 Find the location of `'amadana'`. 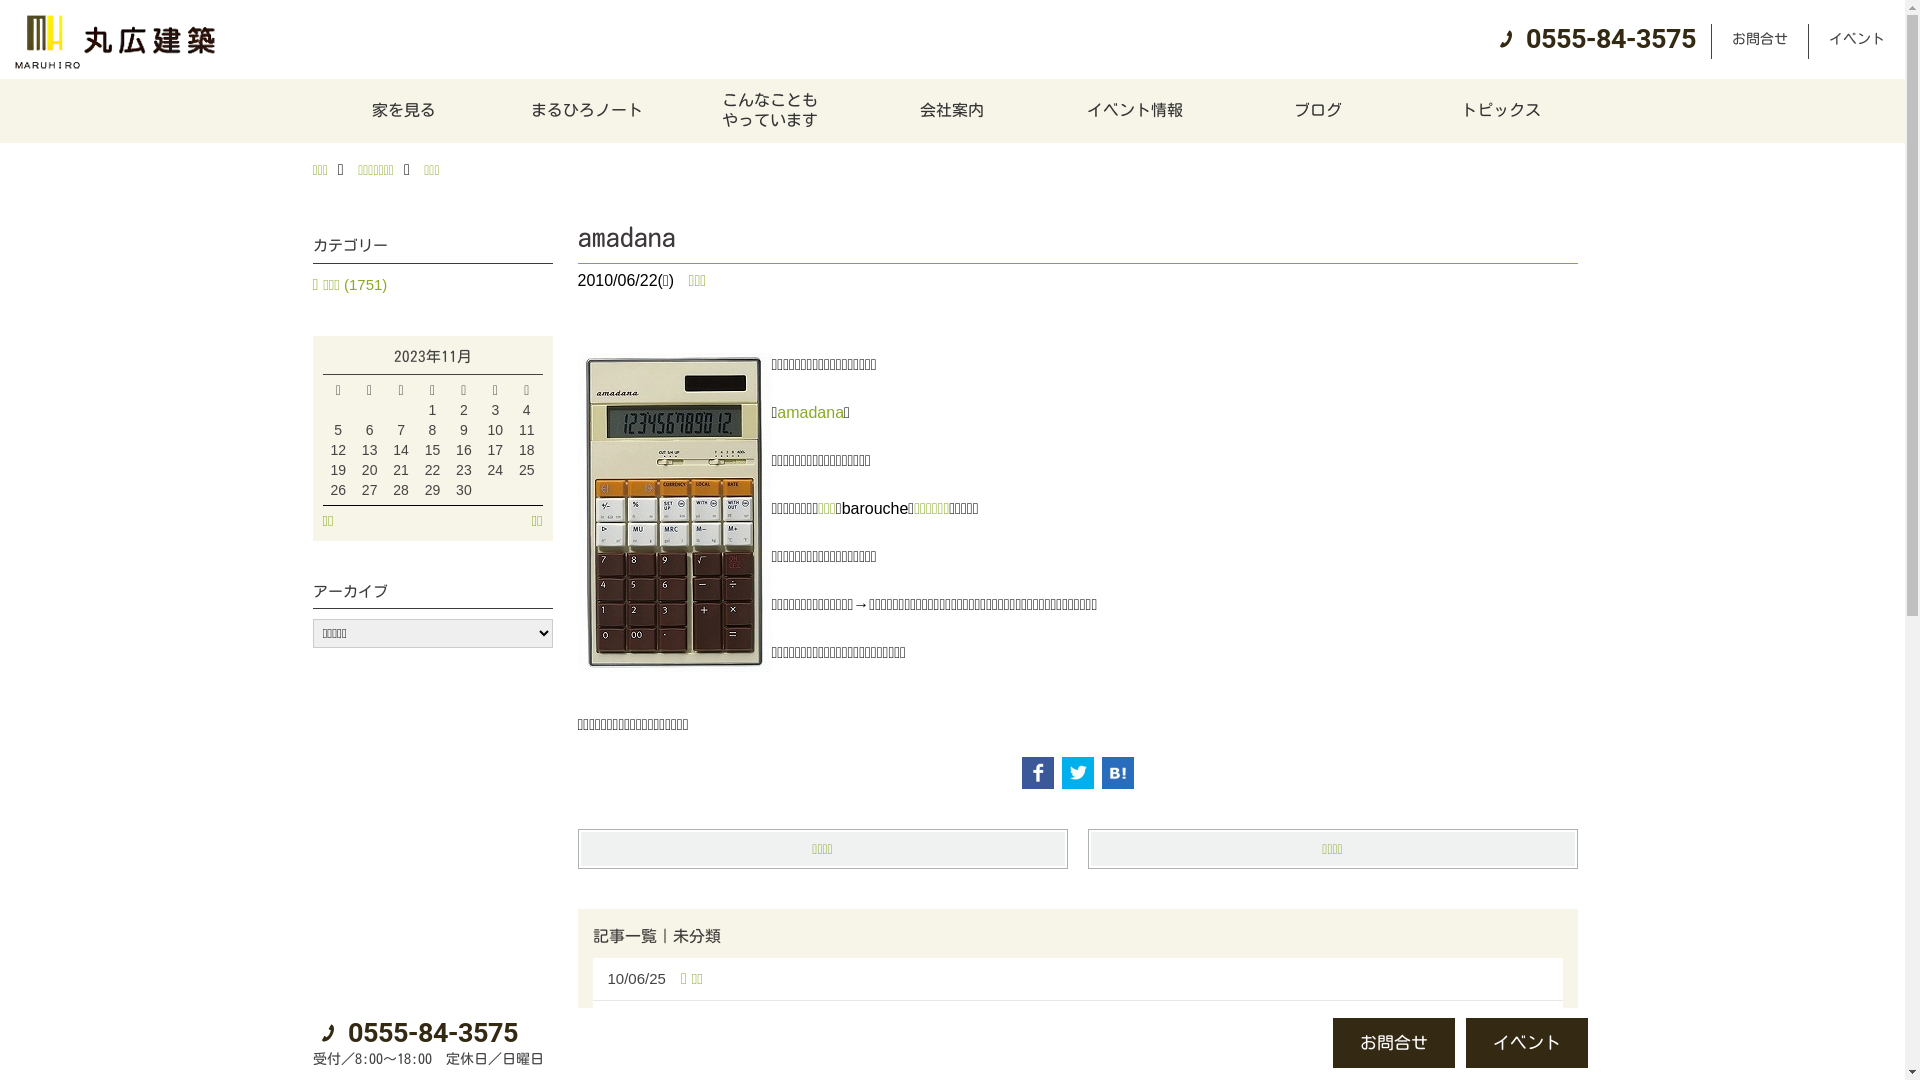

'amadana' is located at coordinates (810, 411).